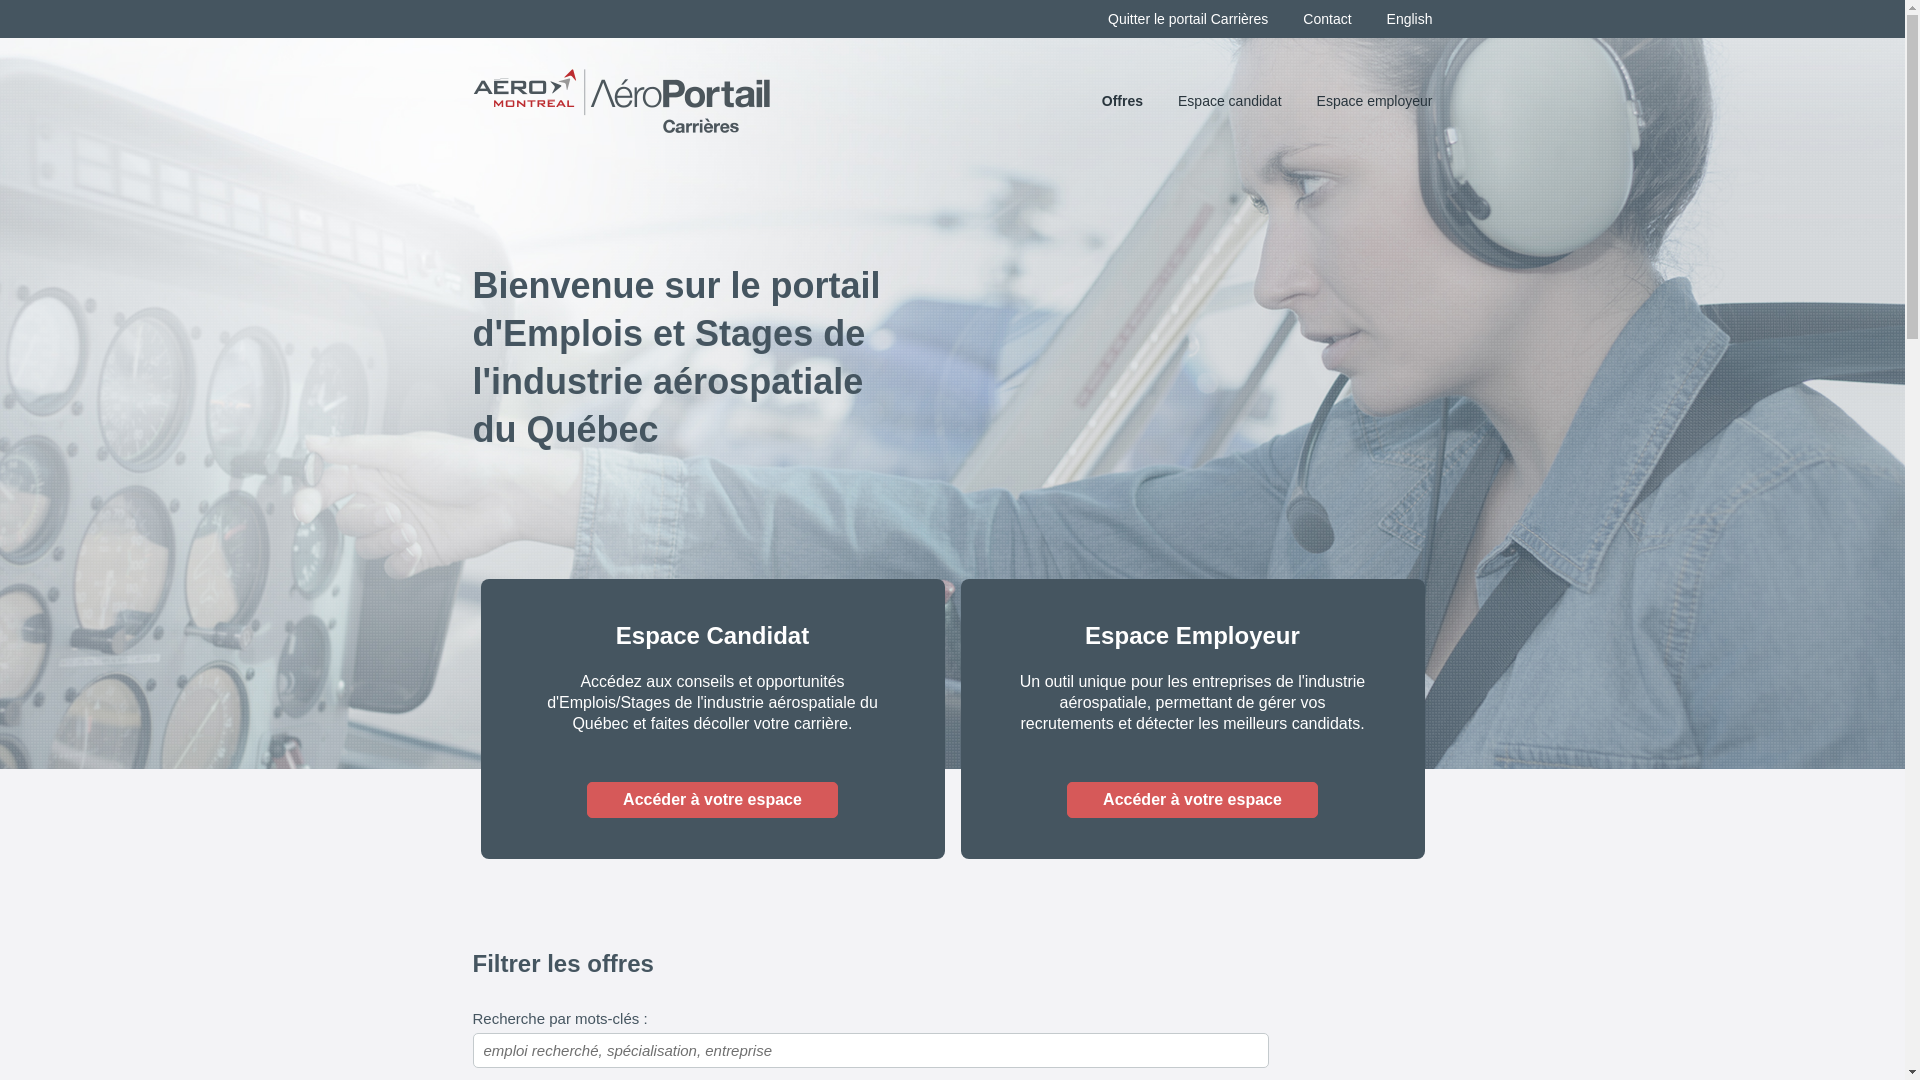 The width and height of the screenshot is (1920, 1080). What do you see at coordinates (1373, 100) in the screenshot?
I see `'Espace employeur'` at bounding box center [1373, 100].